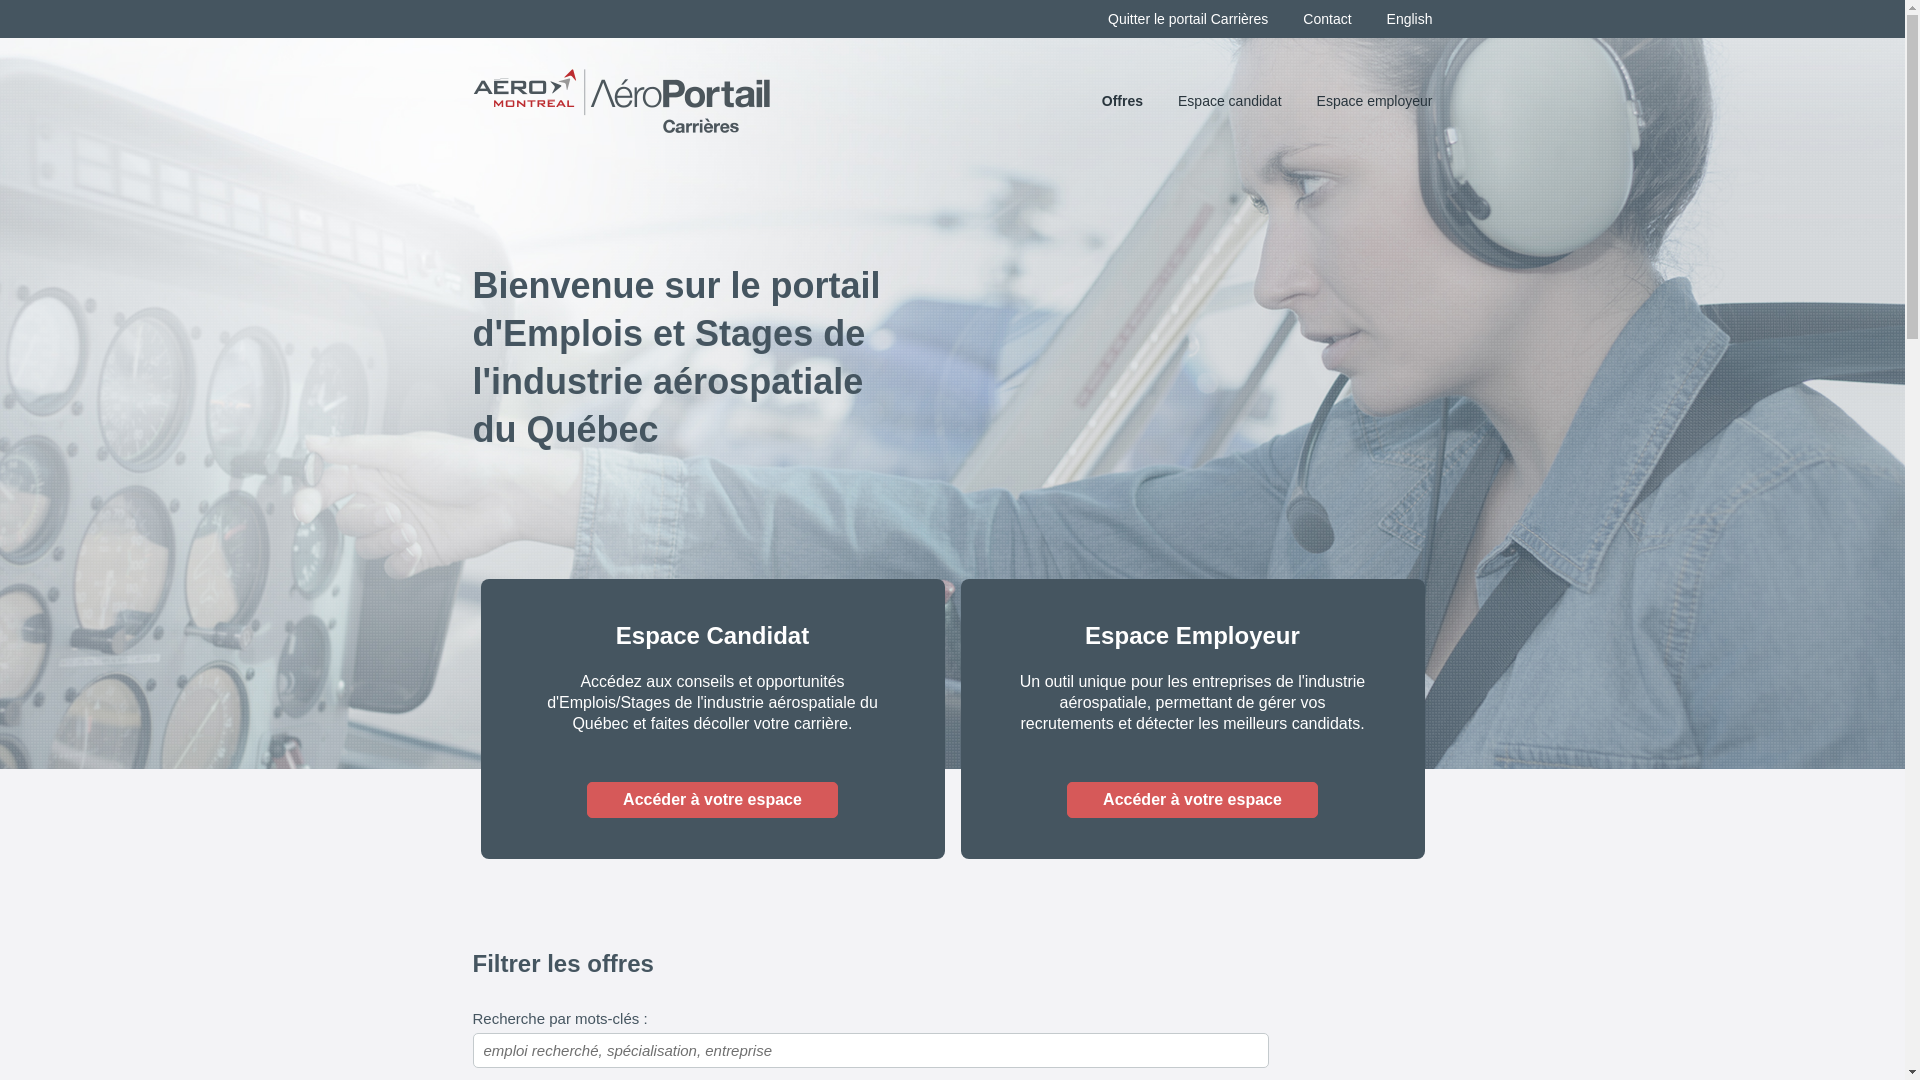 The width and height of the screenshot is (1920, 1080). What do you see at coordinates (1373, 100) in the screenshot?
I see `'Espace employeur'` at bounding box center [1373, 100].